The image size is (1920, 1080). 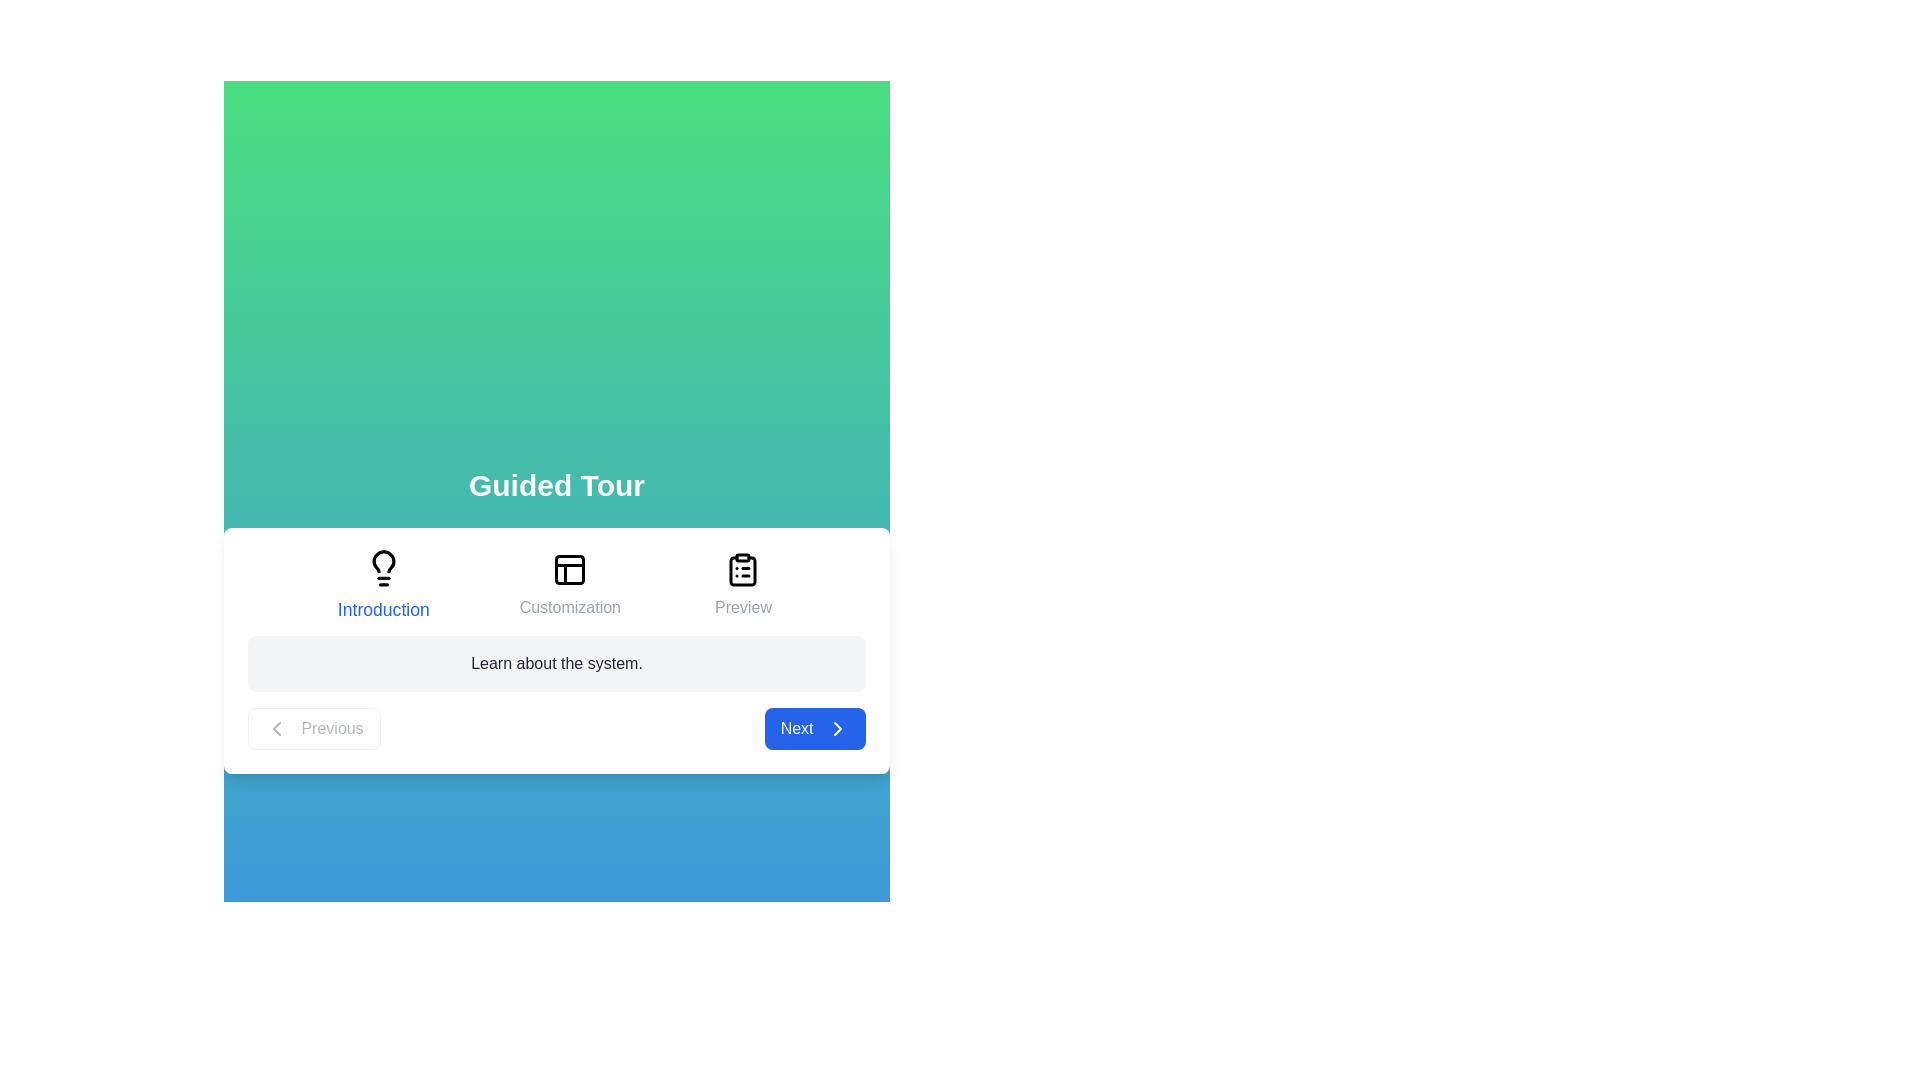 I want to click on the 'Previous' button to navigate to the previous step in the guided tour, so click(x=313, y=729).